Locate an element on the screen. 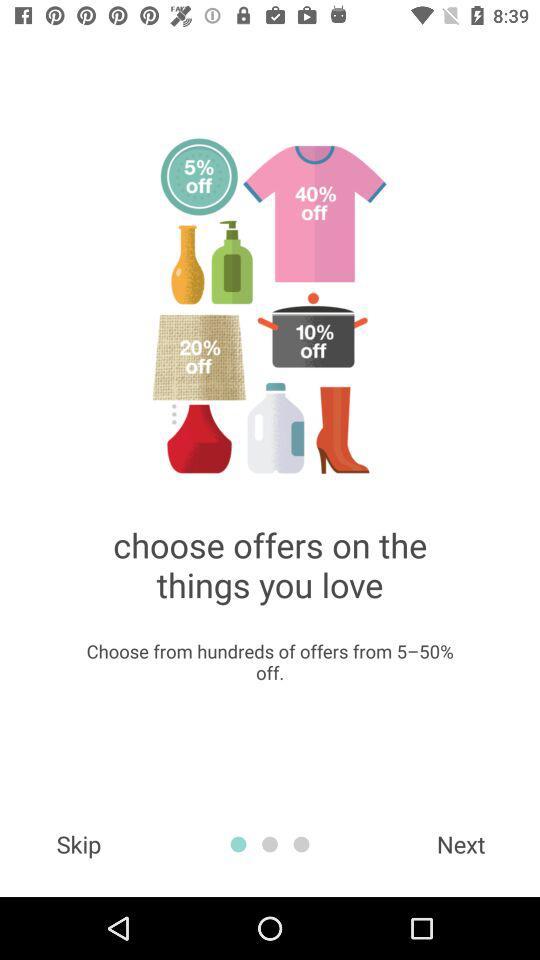 Image resolution: width=540 pixels, height=960 pixels. the item below the choose from hundreds is located at coordinates (461, 843).